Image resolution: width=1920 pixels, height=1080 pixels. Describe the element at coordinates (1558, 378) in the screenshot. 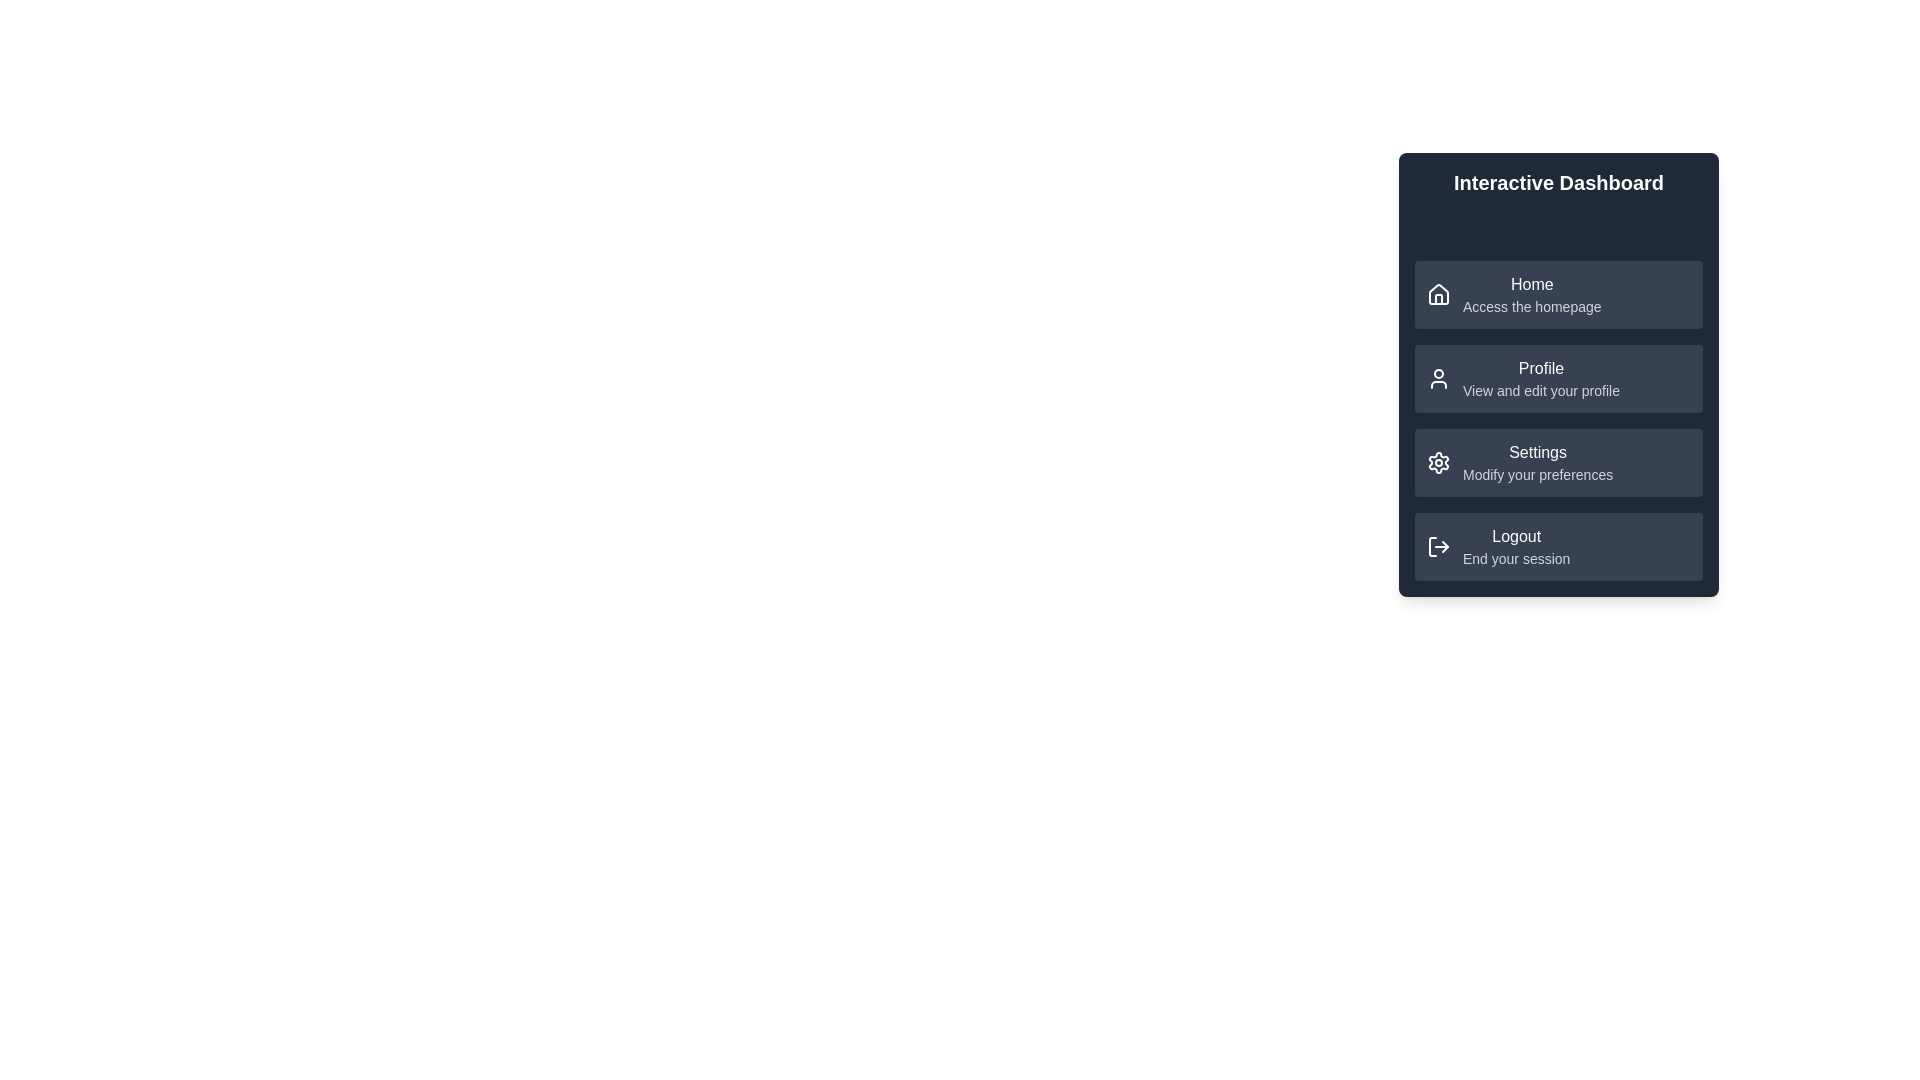

I see `the menu item labeled Profile to navigate to its linked page` at that location.